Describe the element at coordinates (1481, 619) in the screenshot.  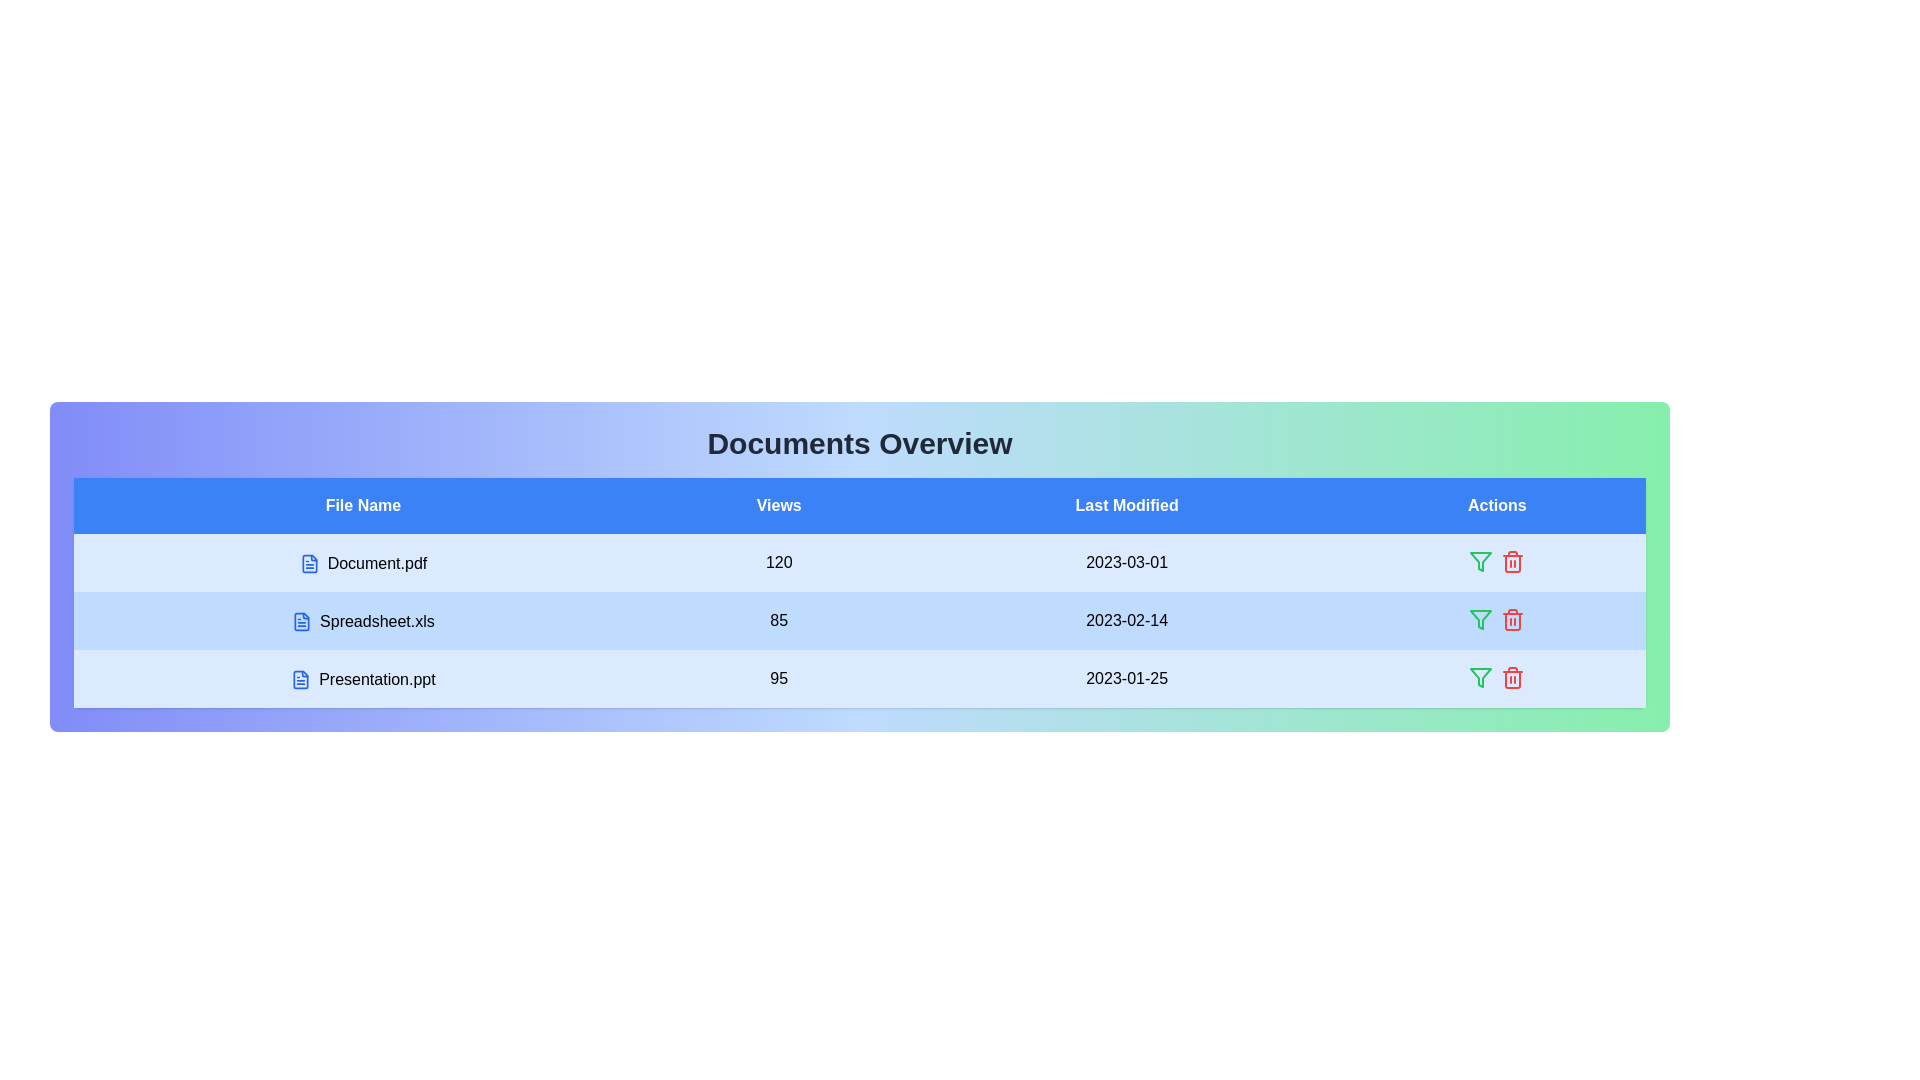
I see `the action icon filter for the row corresponding to Spreadsheet.xls` at that location.